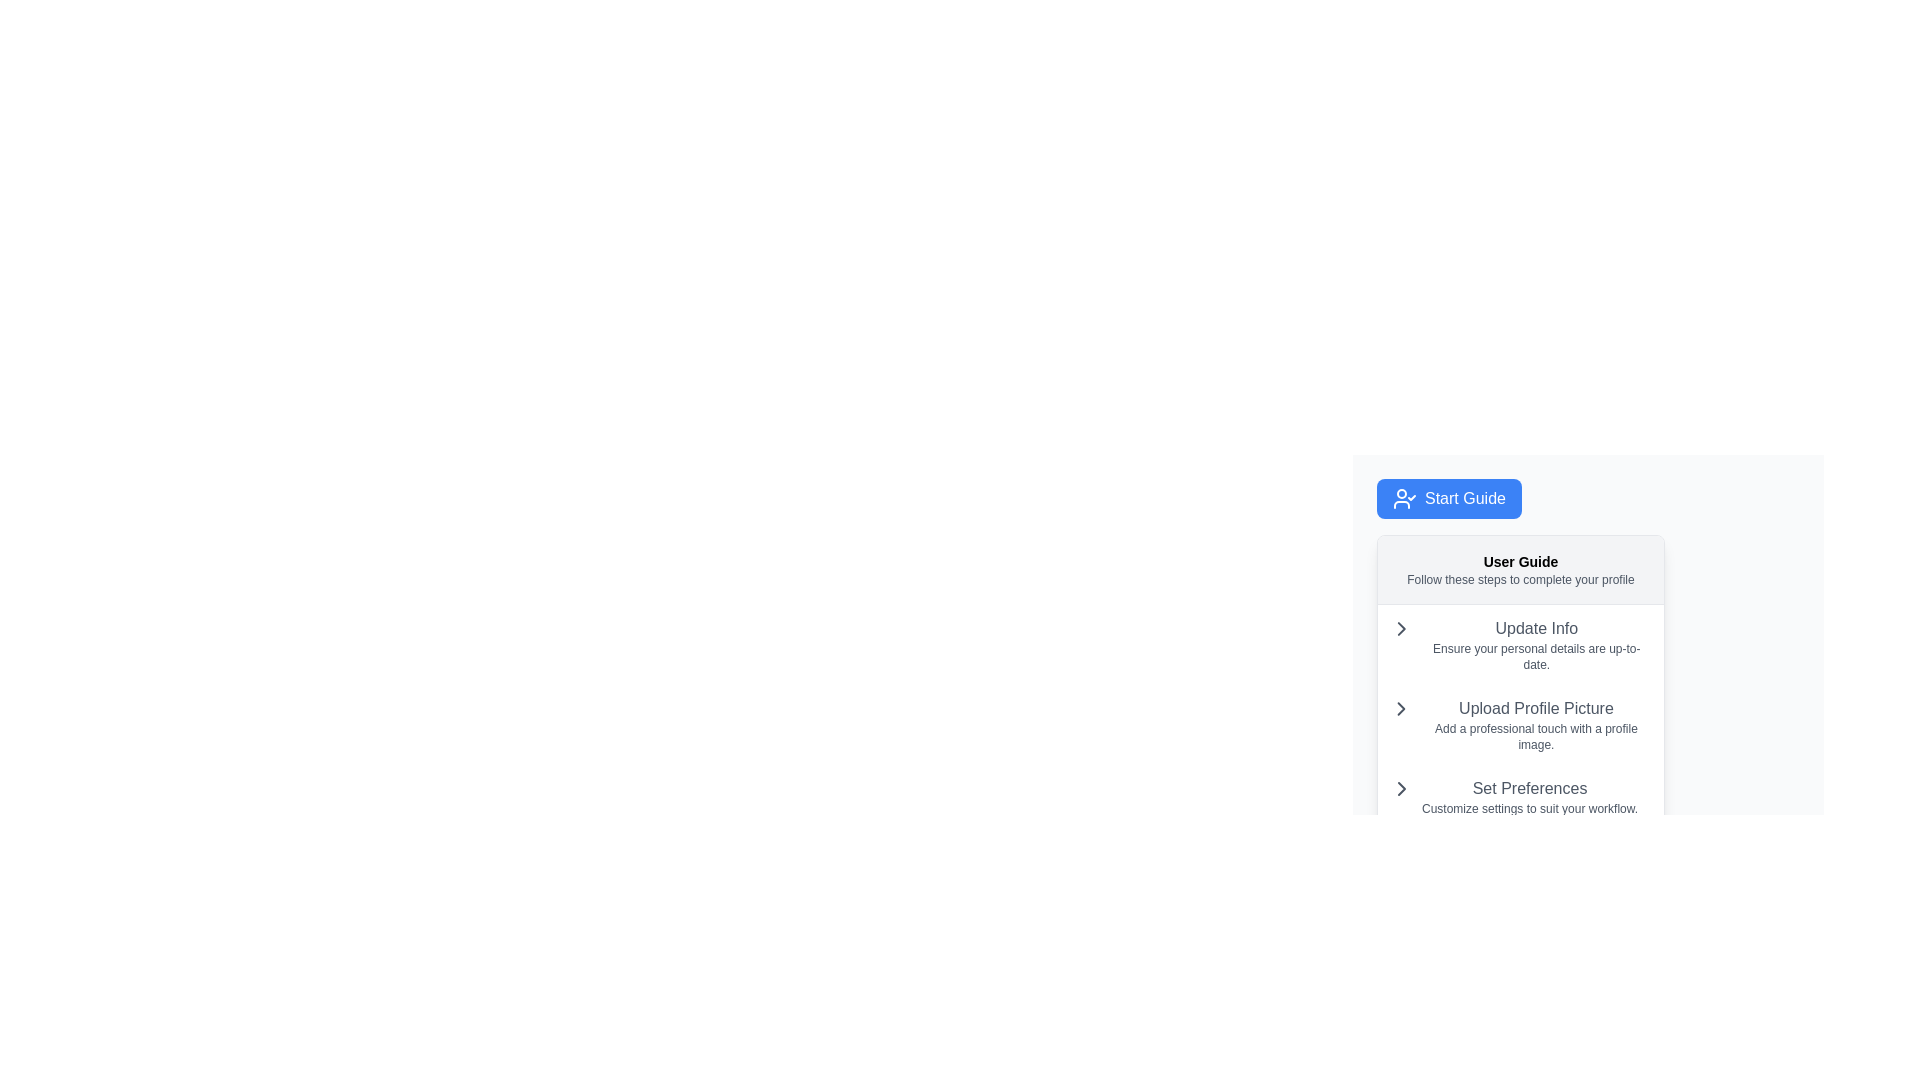 The height and width of the screenshot is (1080, 1920). I want to click on the user confirmation icon located to the left of the 'Start Guide' button in the top section of the interface, so click(1404, 497).